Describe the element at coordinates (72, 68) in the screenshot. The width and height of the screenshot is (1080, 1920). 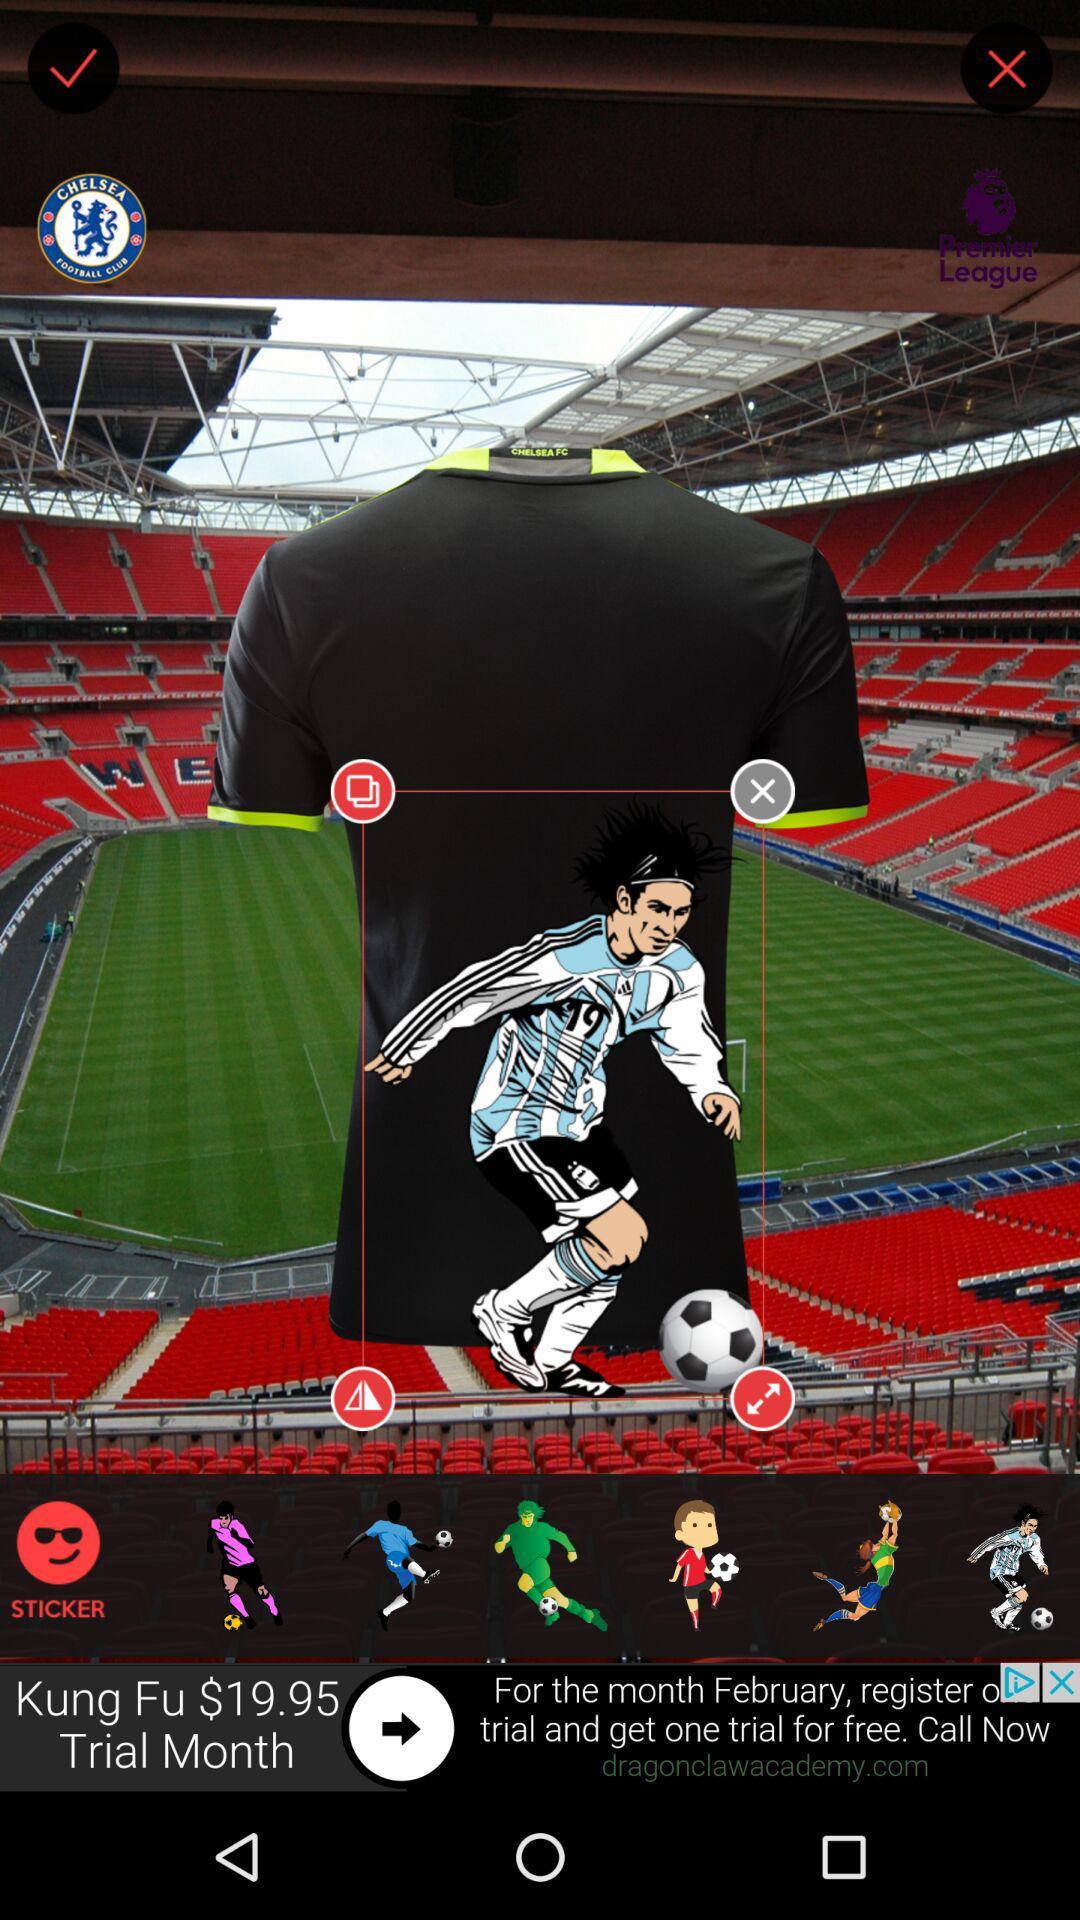
I see `item` at that location.